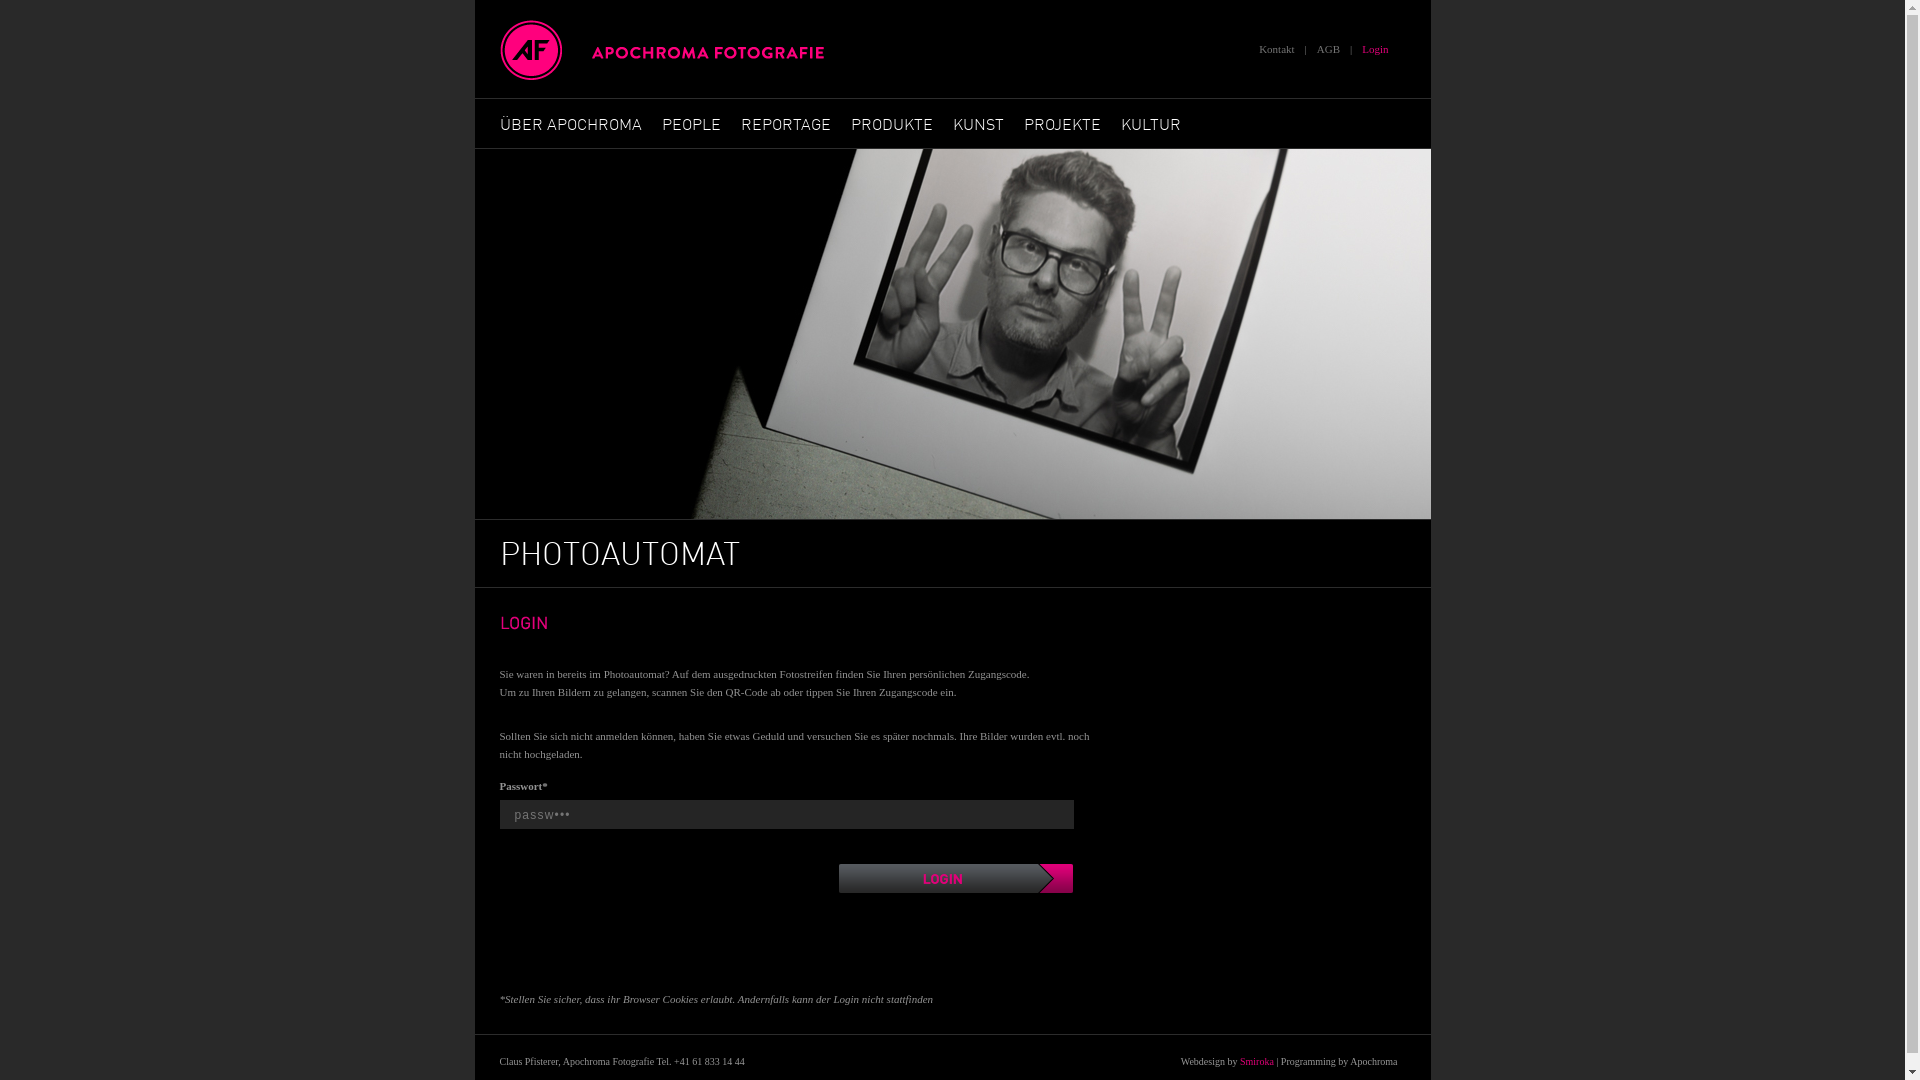 The height and width of the screenshot is (1080, 1920). What do you see at coordinates (1061, 126) in the screenshot?
I see `'PROJEKTE'` at bounding box center [1061, 126].